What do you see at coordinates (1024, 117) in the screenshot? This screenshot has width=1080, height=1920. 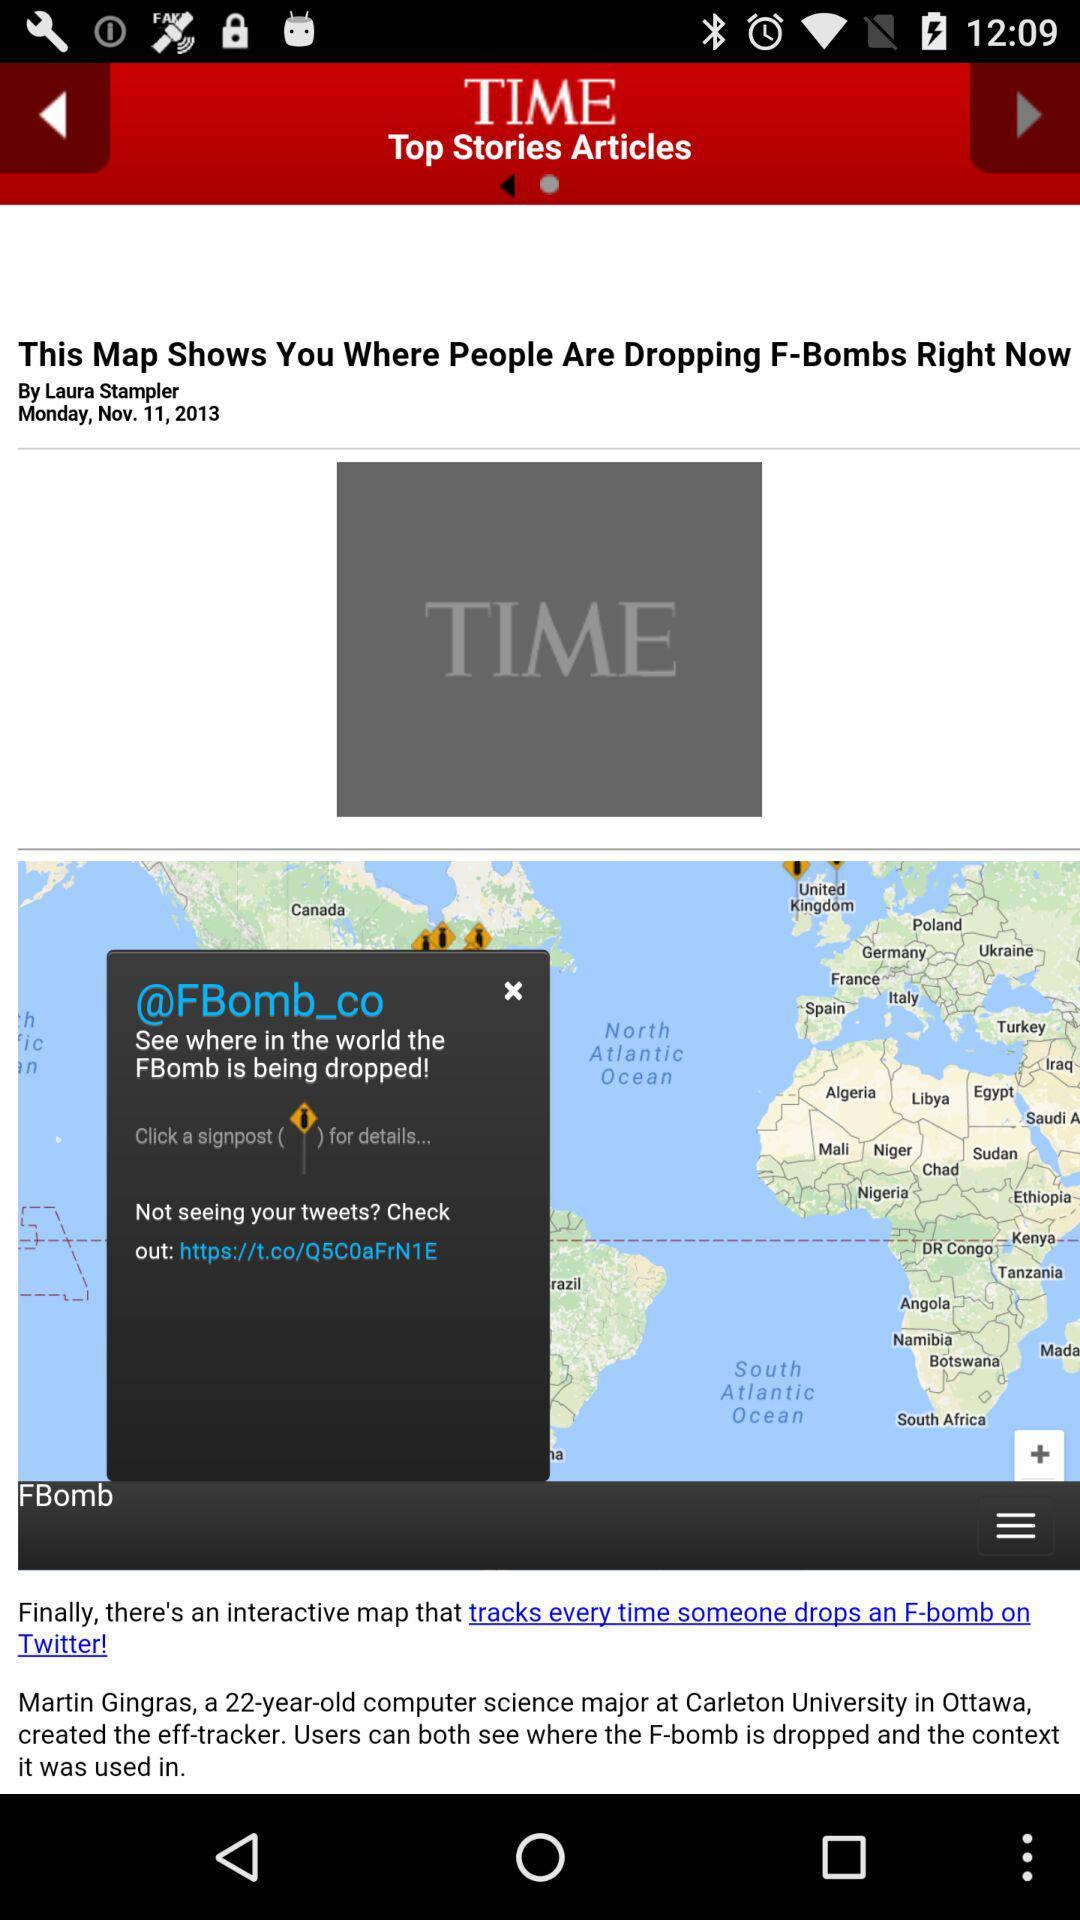 I see `next` at bounding box center [1024, 117].